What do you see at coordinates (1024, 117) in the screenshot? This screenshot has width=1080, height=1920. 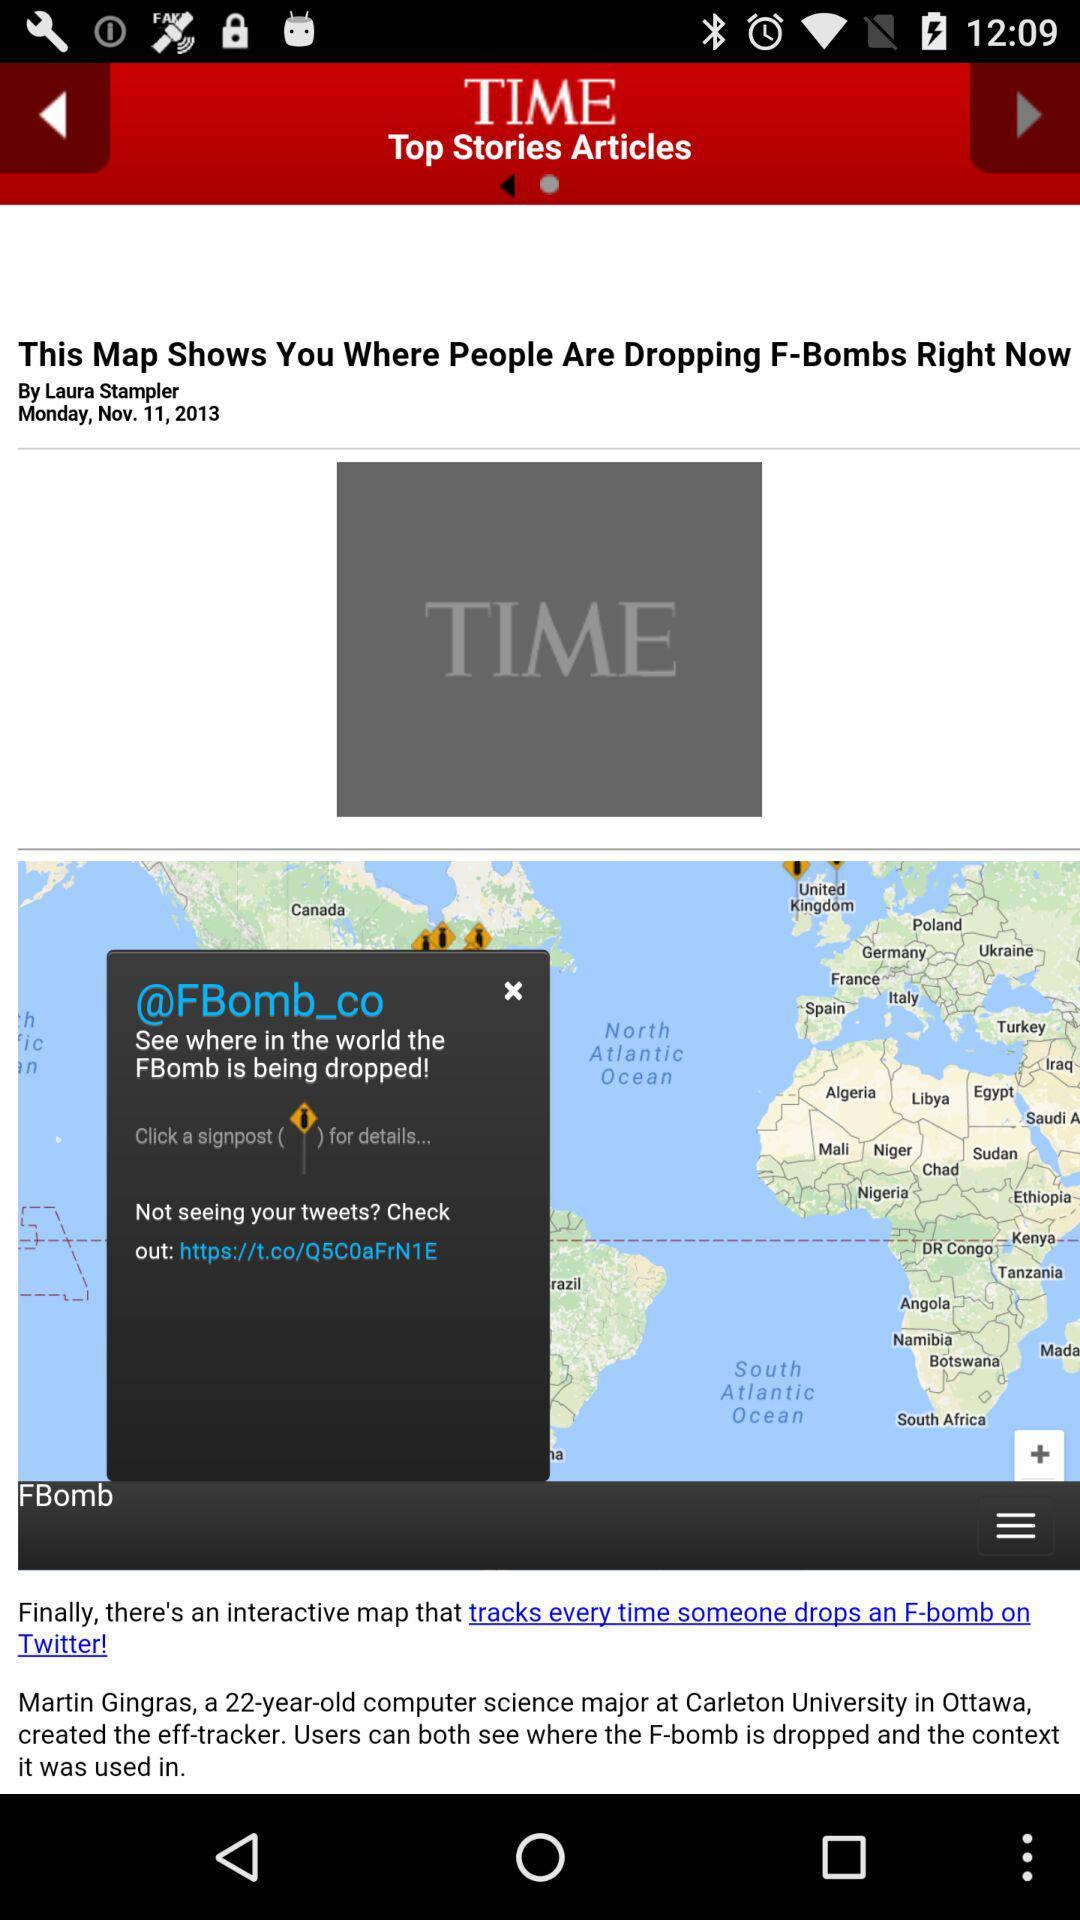 I see `next` at bounding box center [1024, 117].